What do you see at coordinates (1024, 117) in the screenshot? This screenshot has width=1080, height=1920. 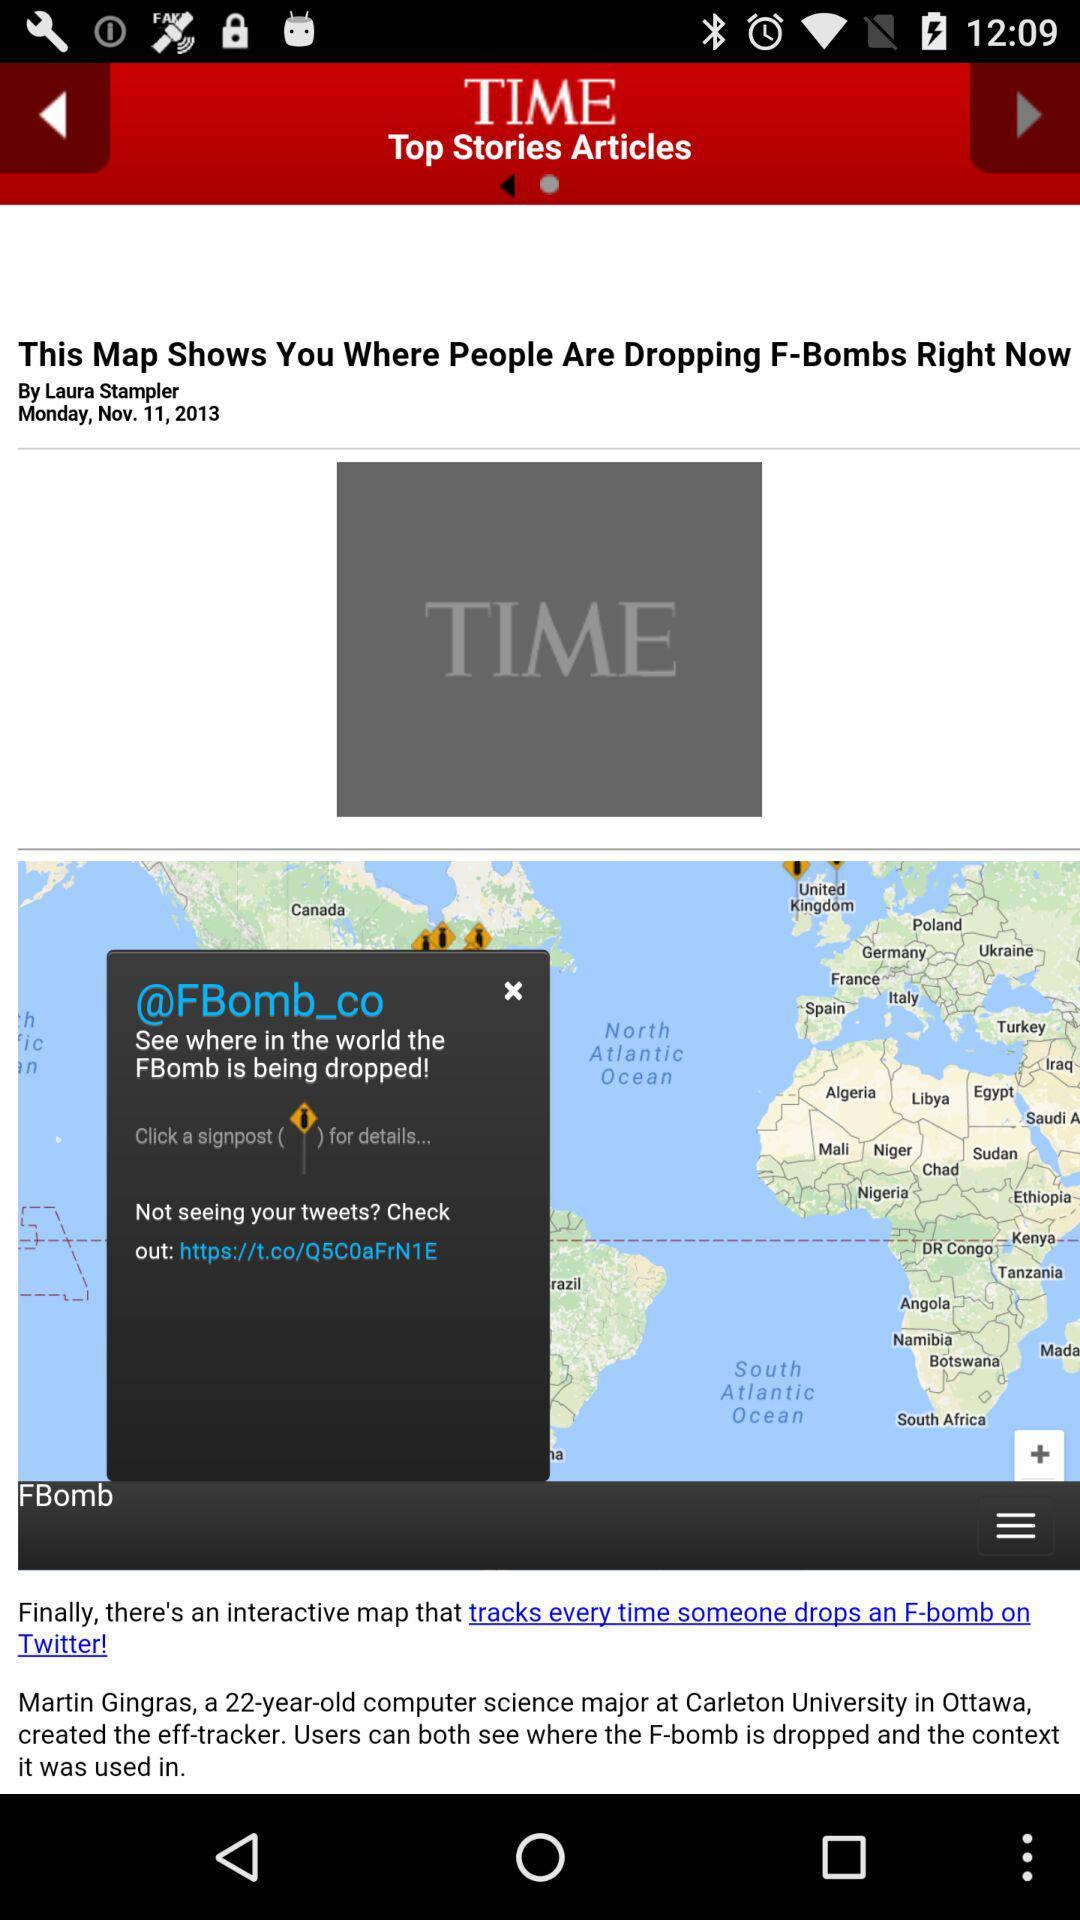 I see `next` at bounding box center [1024, 117].